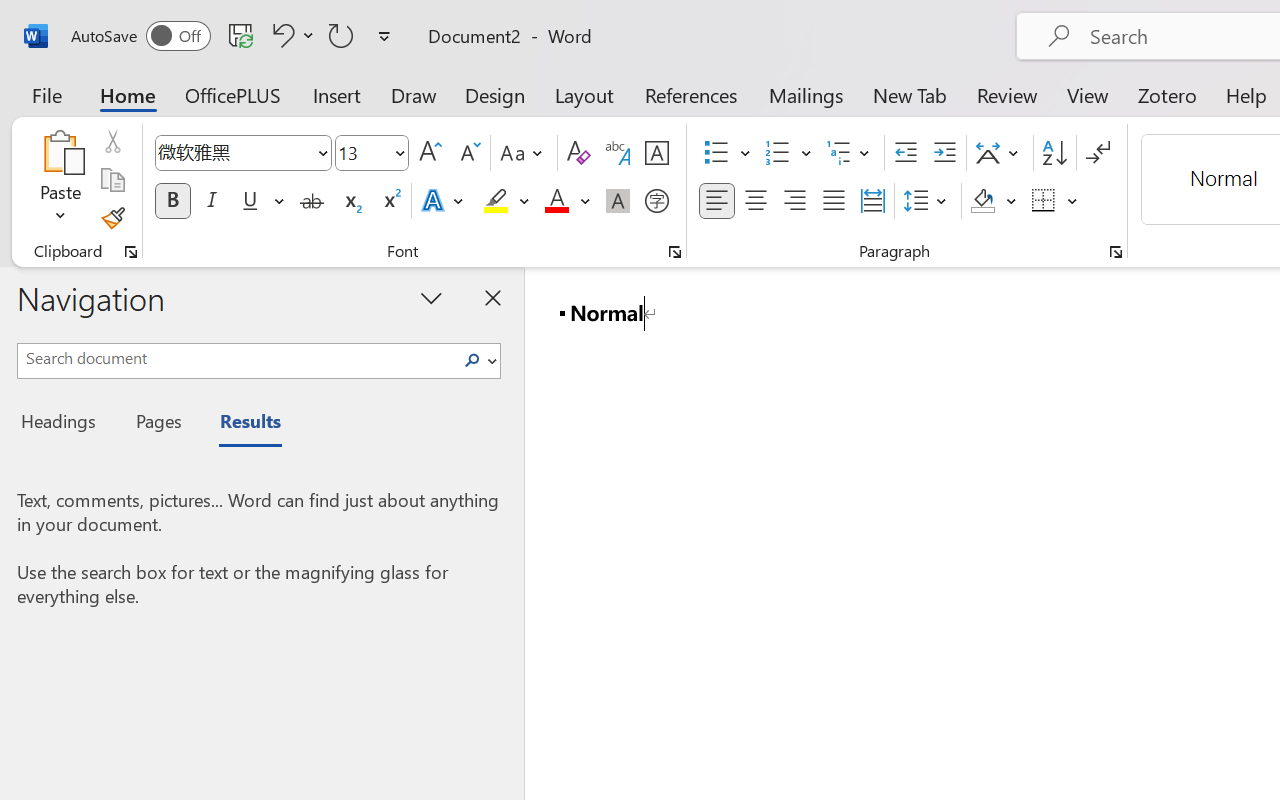 The image size is (1280, 800). What do you see at coordinates (477, 360) in the screenshot?
I see `'Search'` at bounding box center [477, 360].